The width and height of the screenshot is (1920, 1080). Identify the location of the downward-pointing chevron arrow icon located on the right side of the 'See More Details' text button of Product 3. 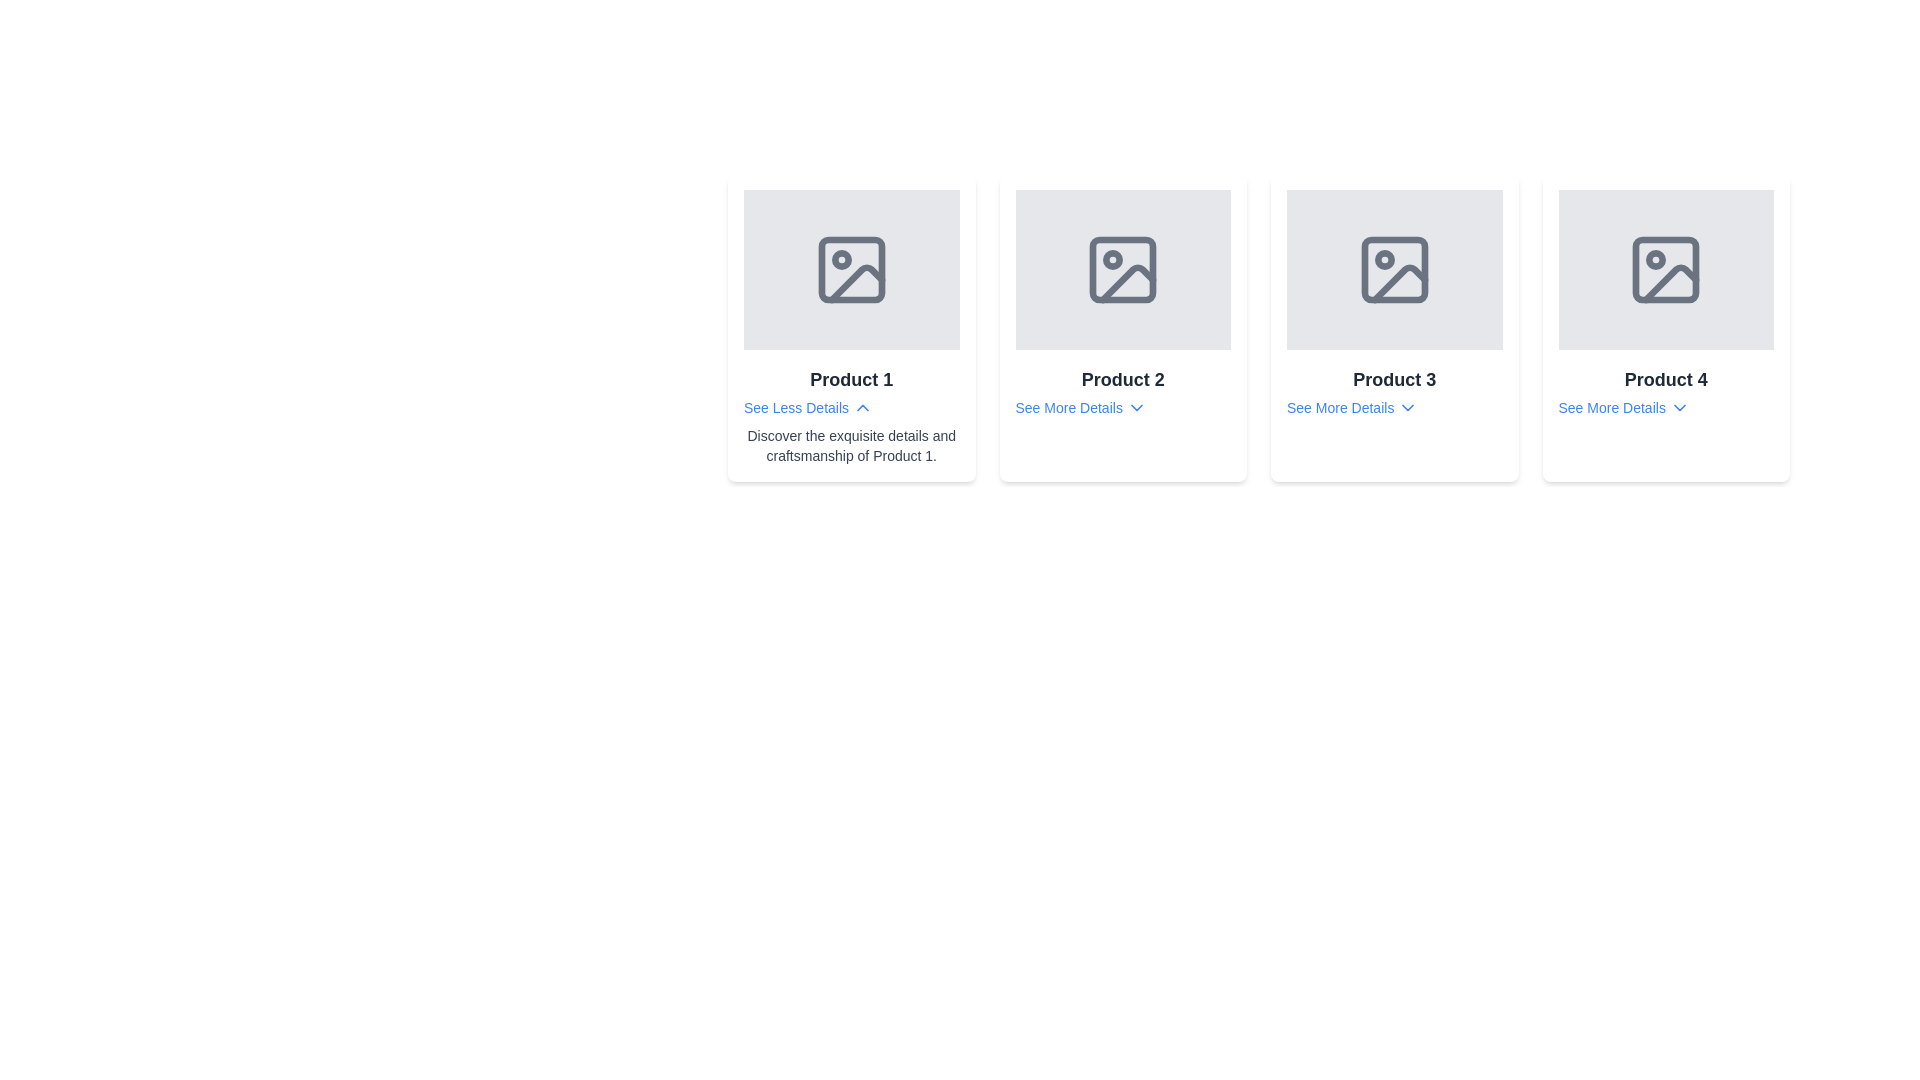
(1407, 407).